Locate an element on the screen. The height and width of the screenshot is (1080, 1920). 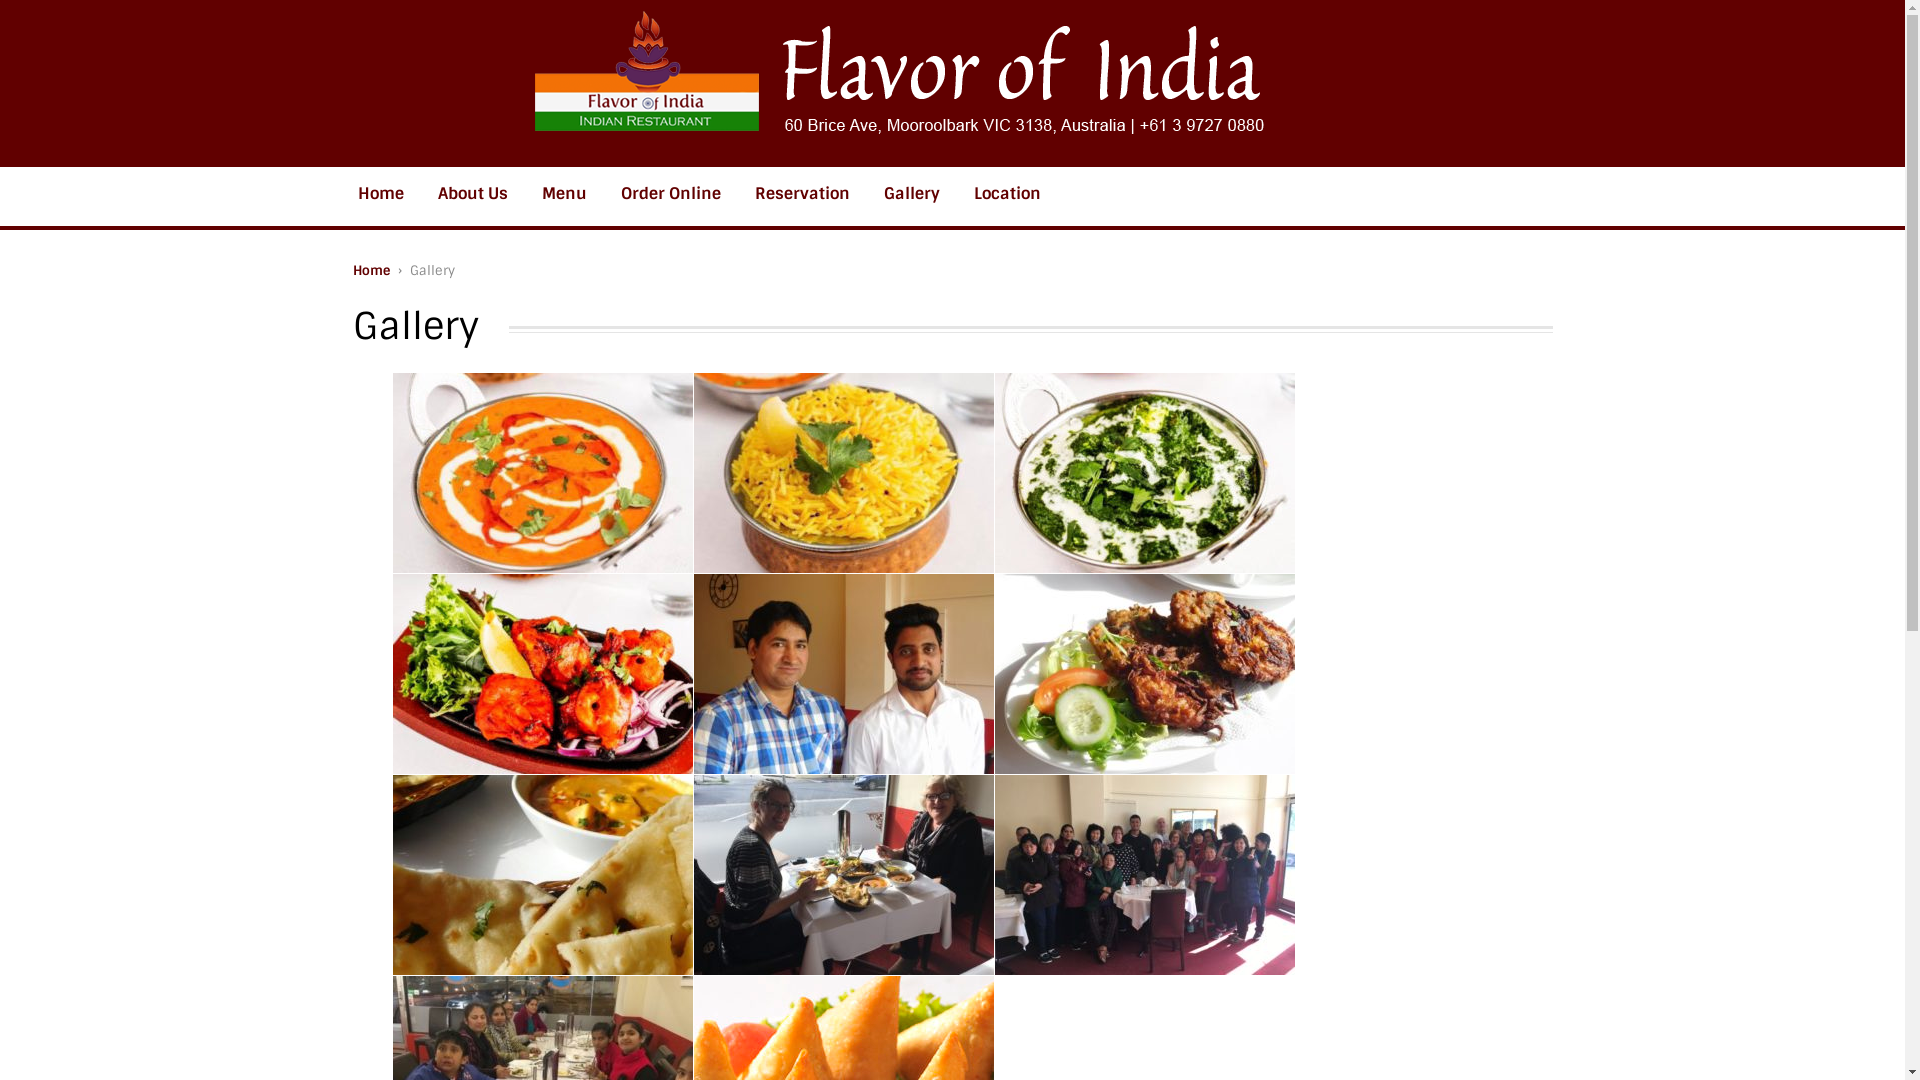
'gal5' is located at coordinates (1143, 874).